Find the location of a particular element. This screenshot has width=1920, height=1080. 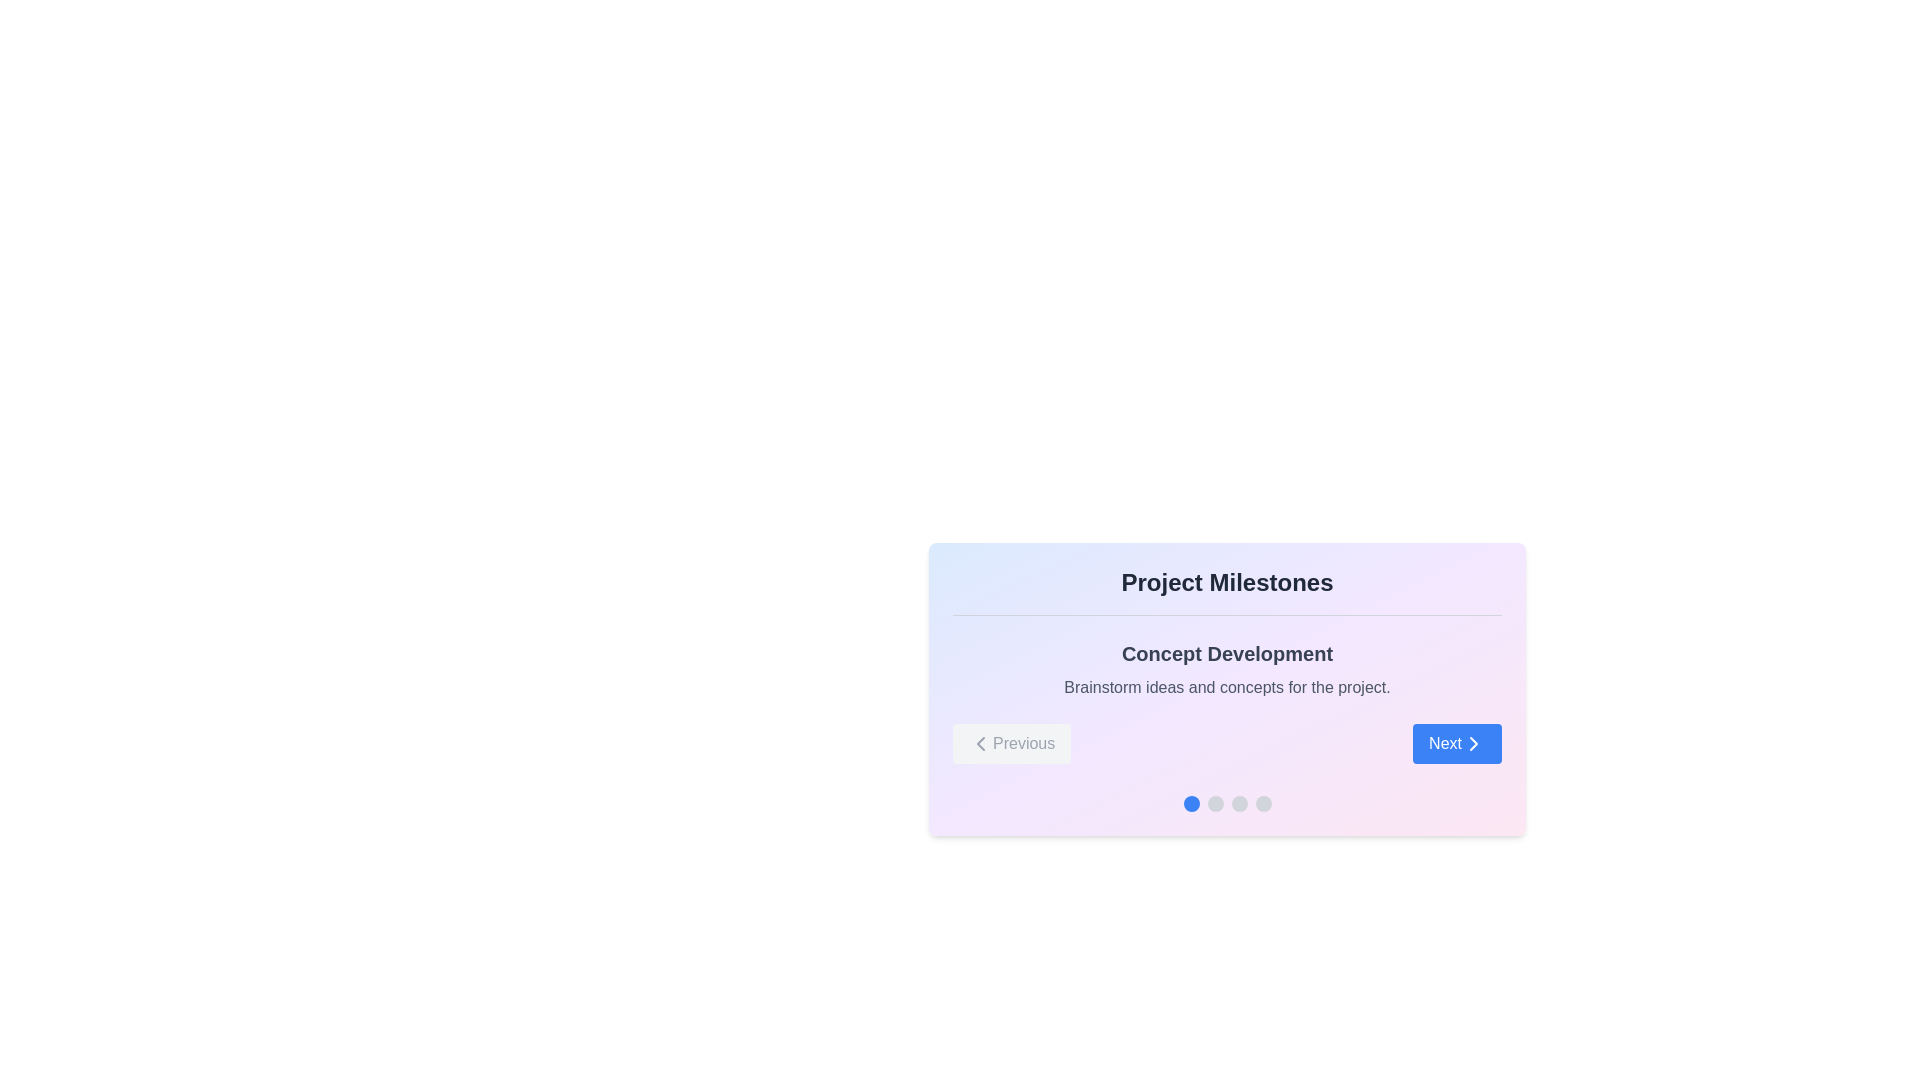

the second circle in the progress indicator of the 'Project Milestones' card, which is visually represented as a gray circle following a blue circle and preceding two other gray circles is located at coordinates (1214, 802).